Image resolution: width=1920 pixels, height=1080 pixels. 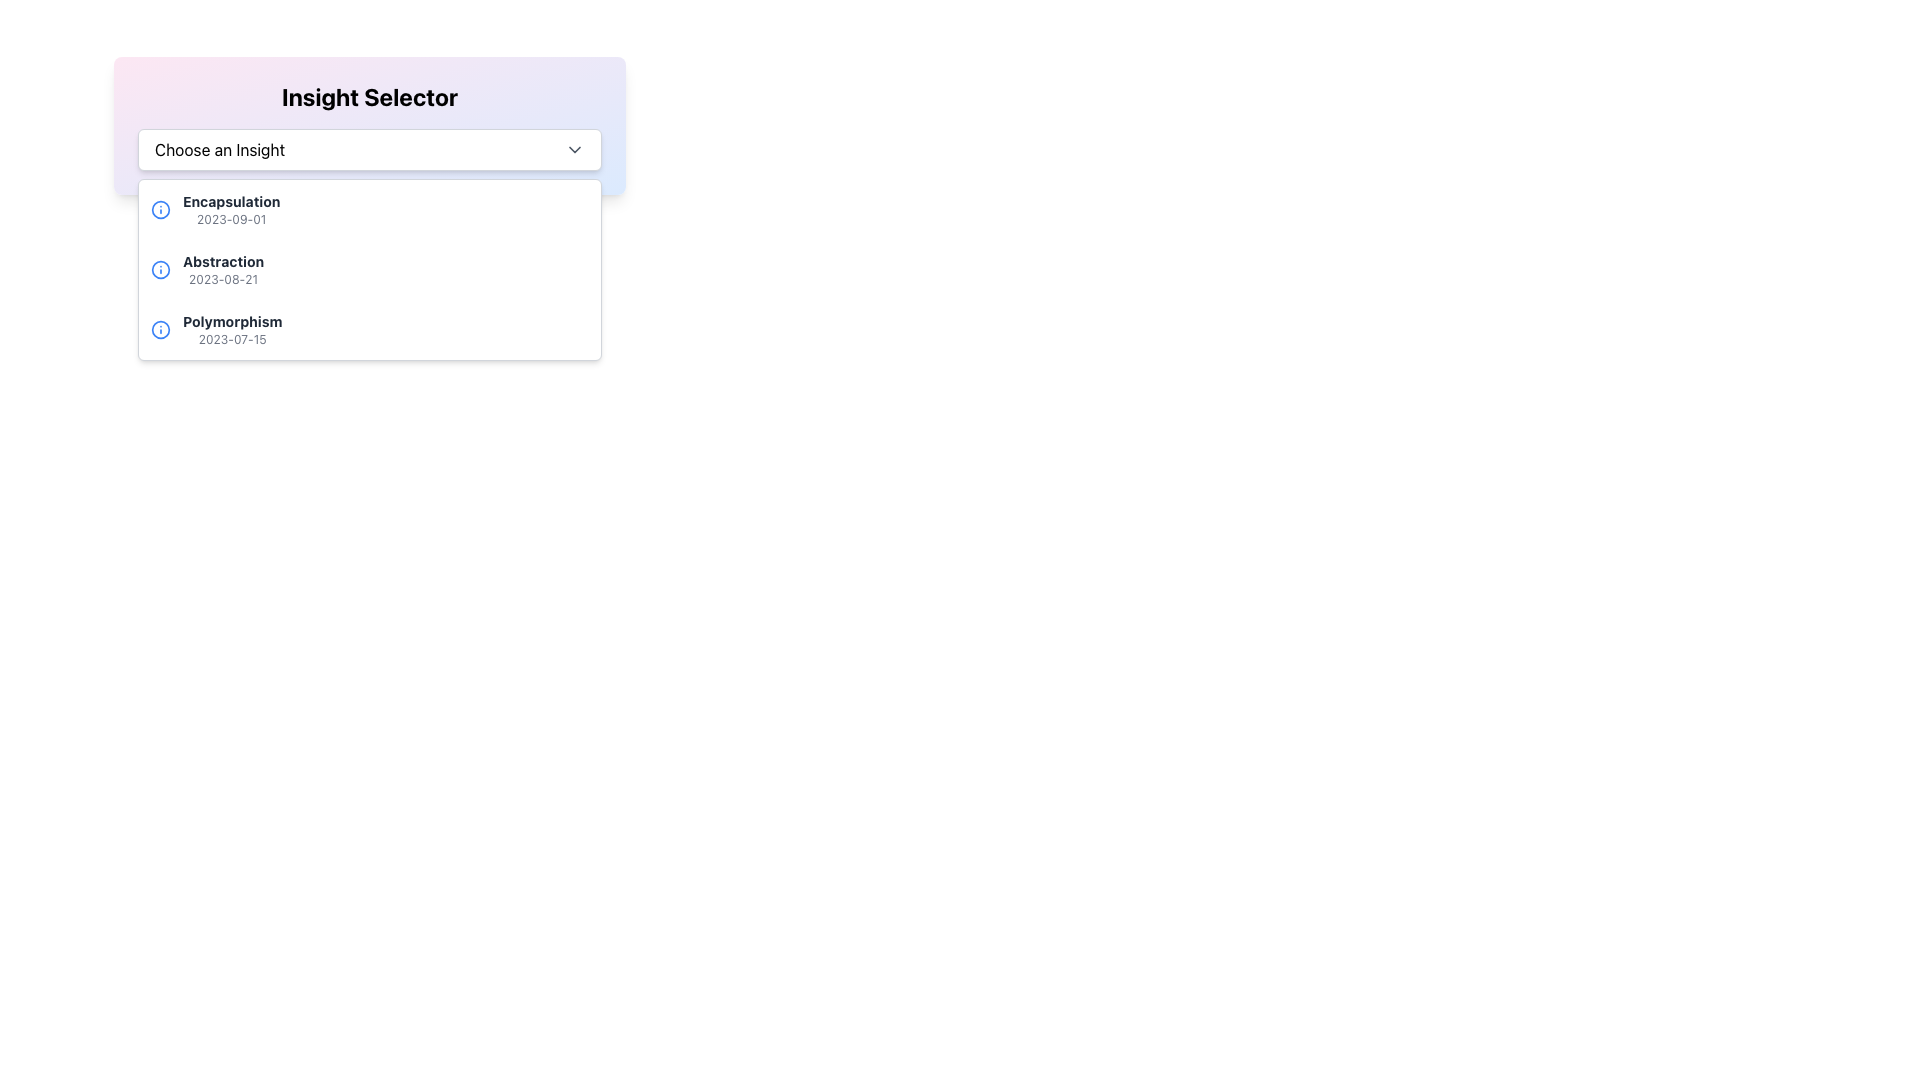 What do you see at coordinates (369, 329) in the screenshot?
I see `the dropdown list item titled 'Polymorphism'` at bounding box center [369, 329].